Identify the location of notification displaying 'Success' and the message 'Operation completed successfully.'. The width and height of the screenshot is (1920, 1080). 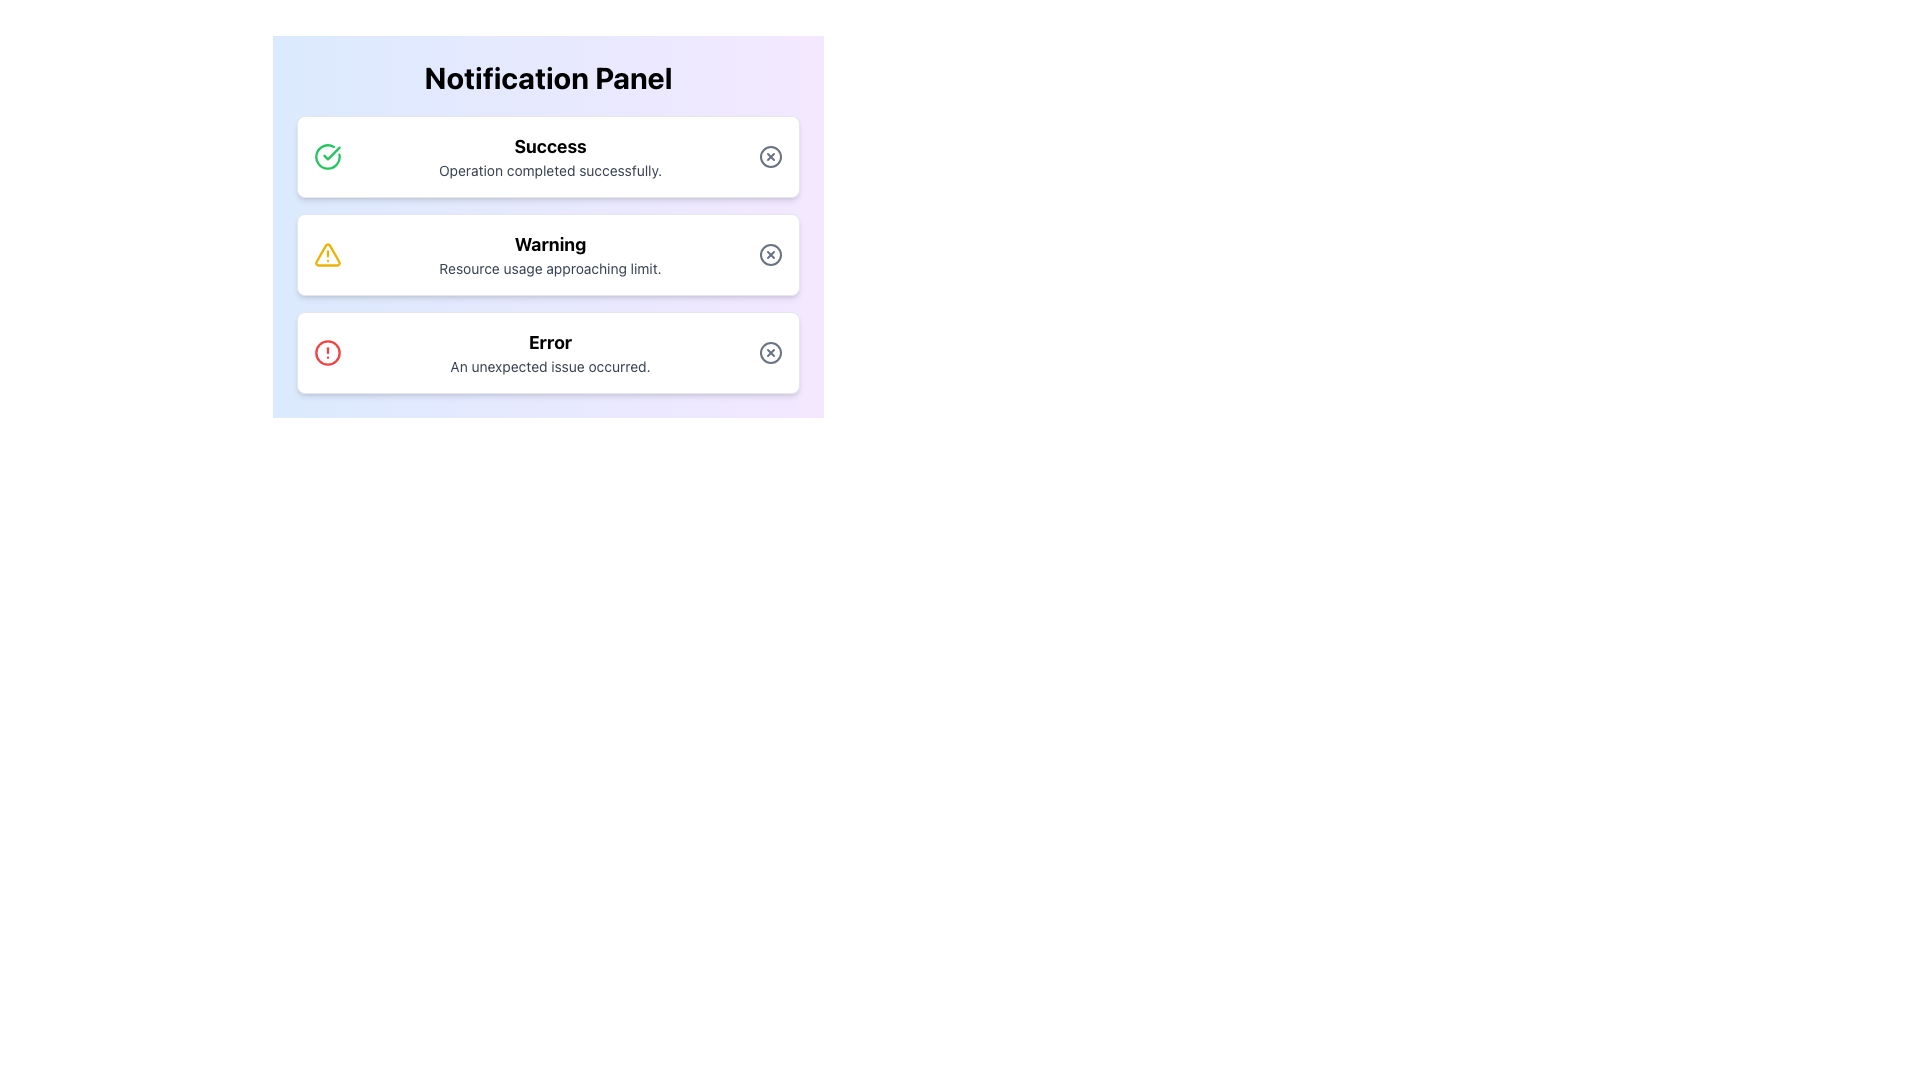
(550, 156).